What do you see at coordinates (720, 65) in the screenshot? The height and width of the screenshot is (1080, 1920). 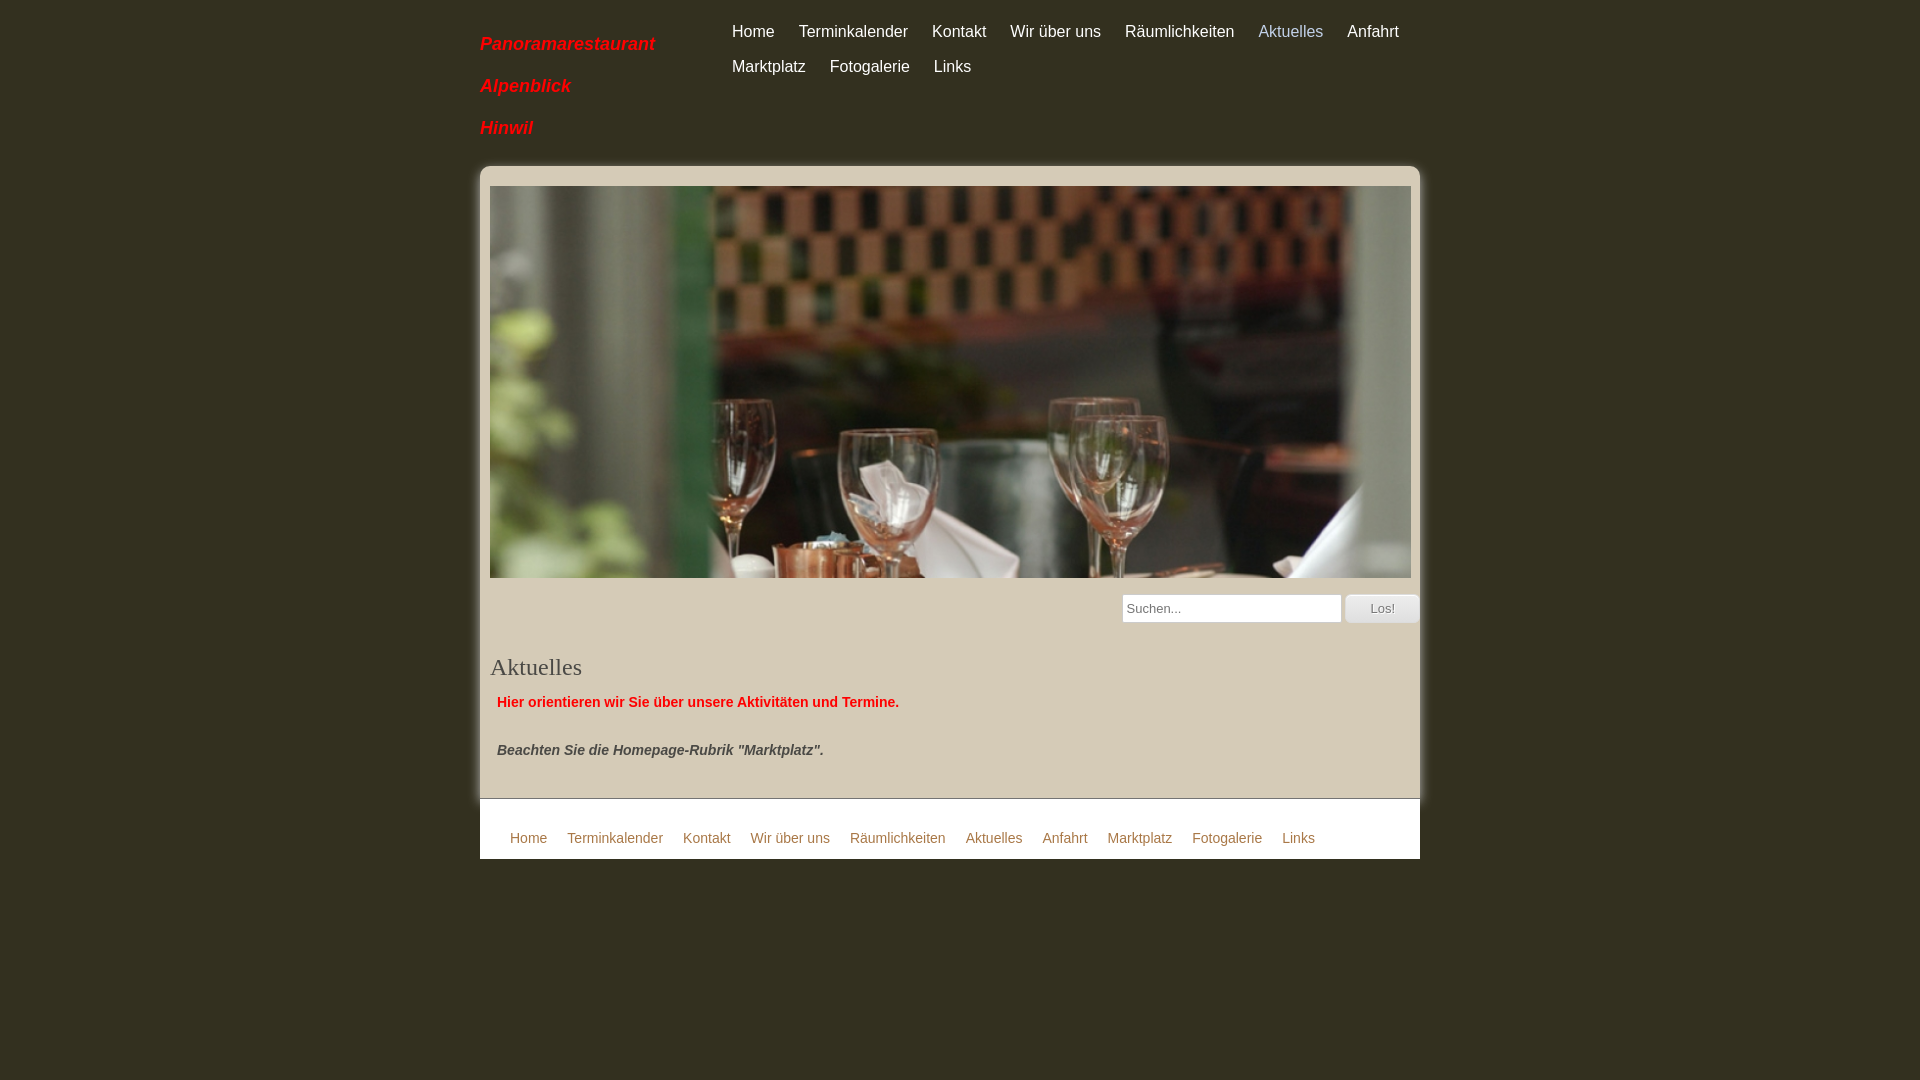 I see `'Marktplatz'` at bounding box center [720, 65].